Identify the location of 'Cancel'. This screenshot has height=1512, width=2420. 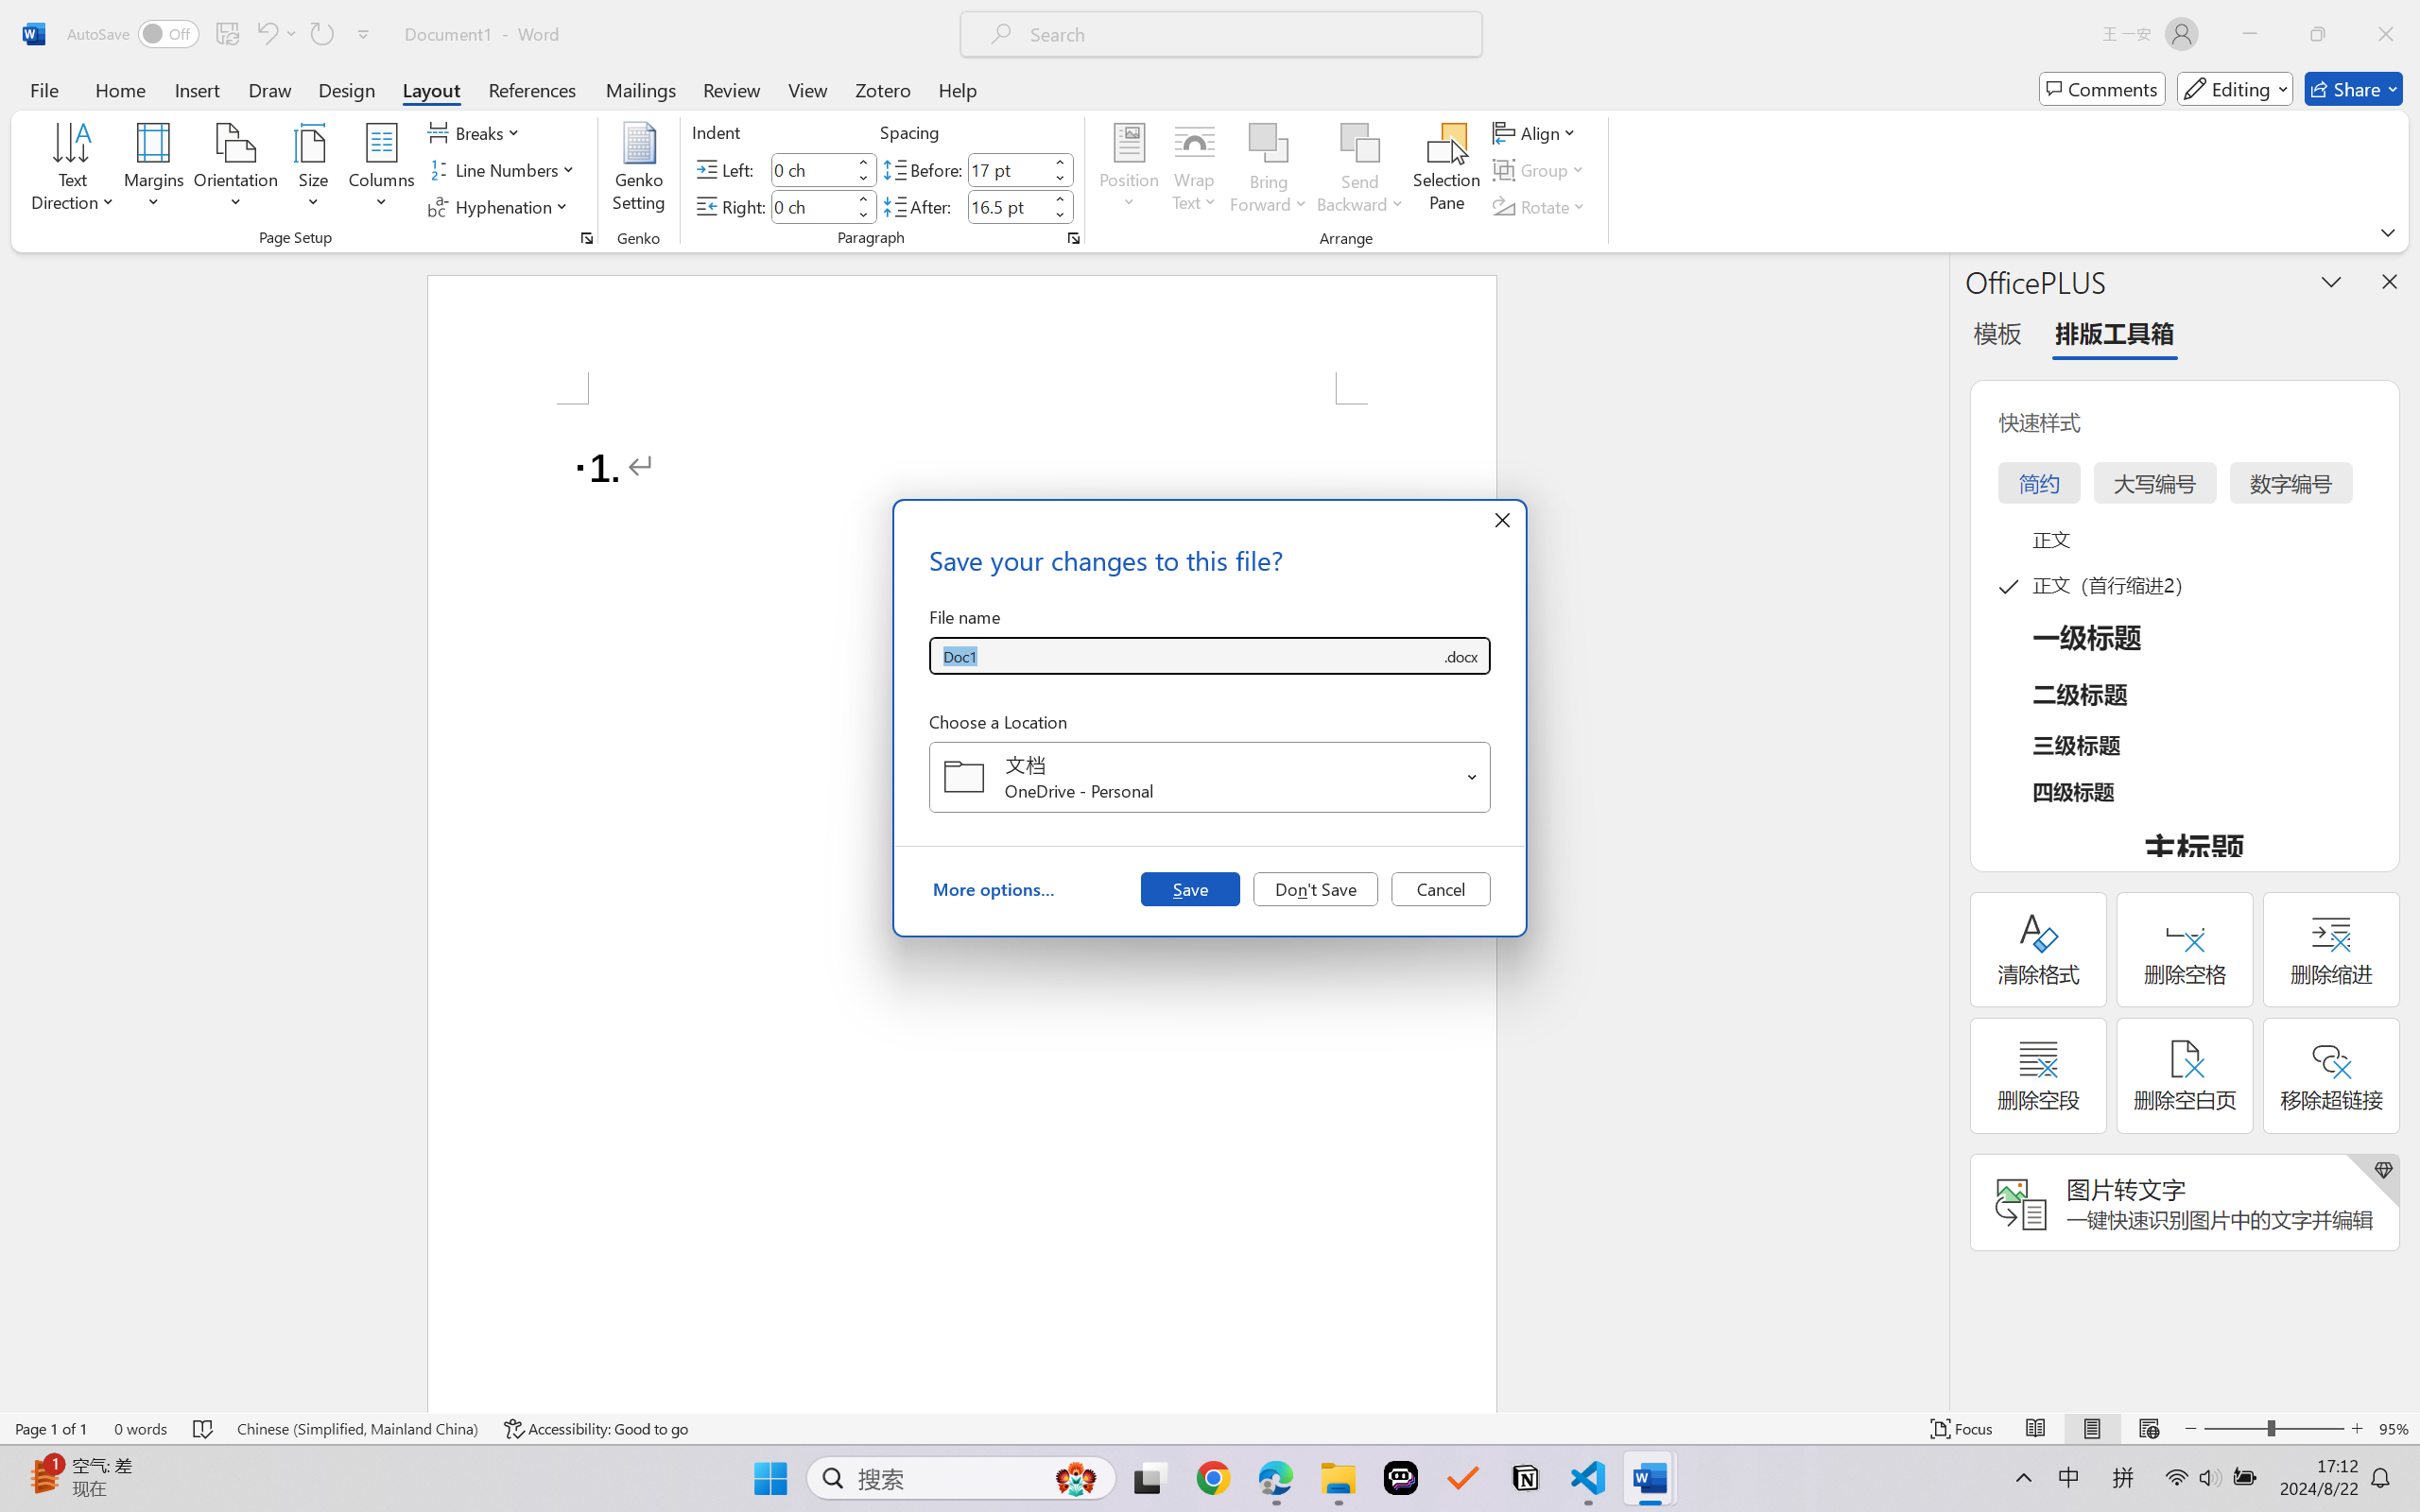
(1440, 887).